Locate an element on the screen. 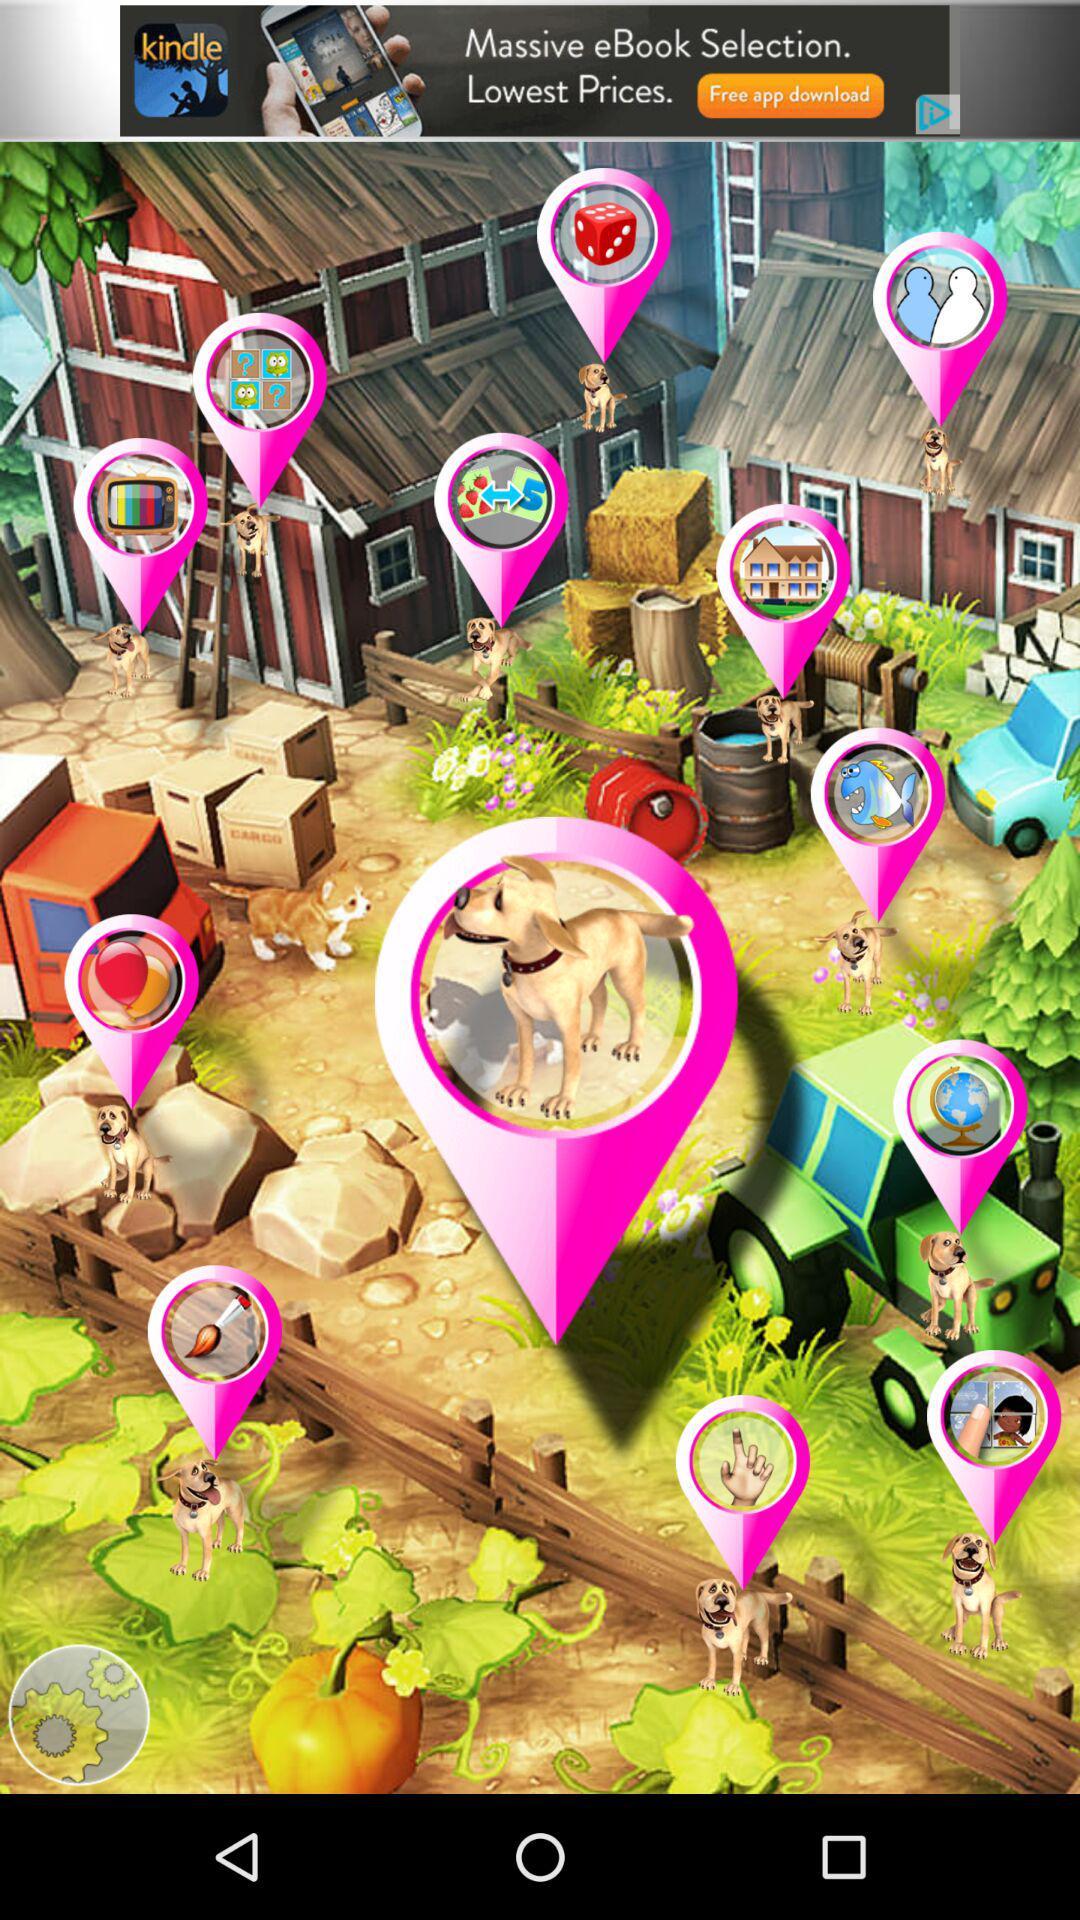 The image size is (1080, 1920). the settings icon is located at coordinates (77, 1835).